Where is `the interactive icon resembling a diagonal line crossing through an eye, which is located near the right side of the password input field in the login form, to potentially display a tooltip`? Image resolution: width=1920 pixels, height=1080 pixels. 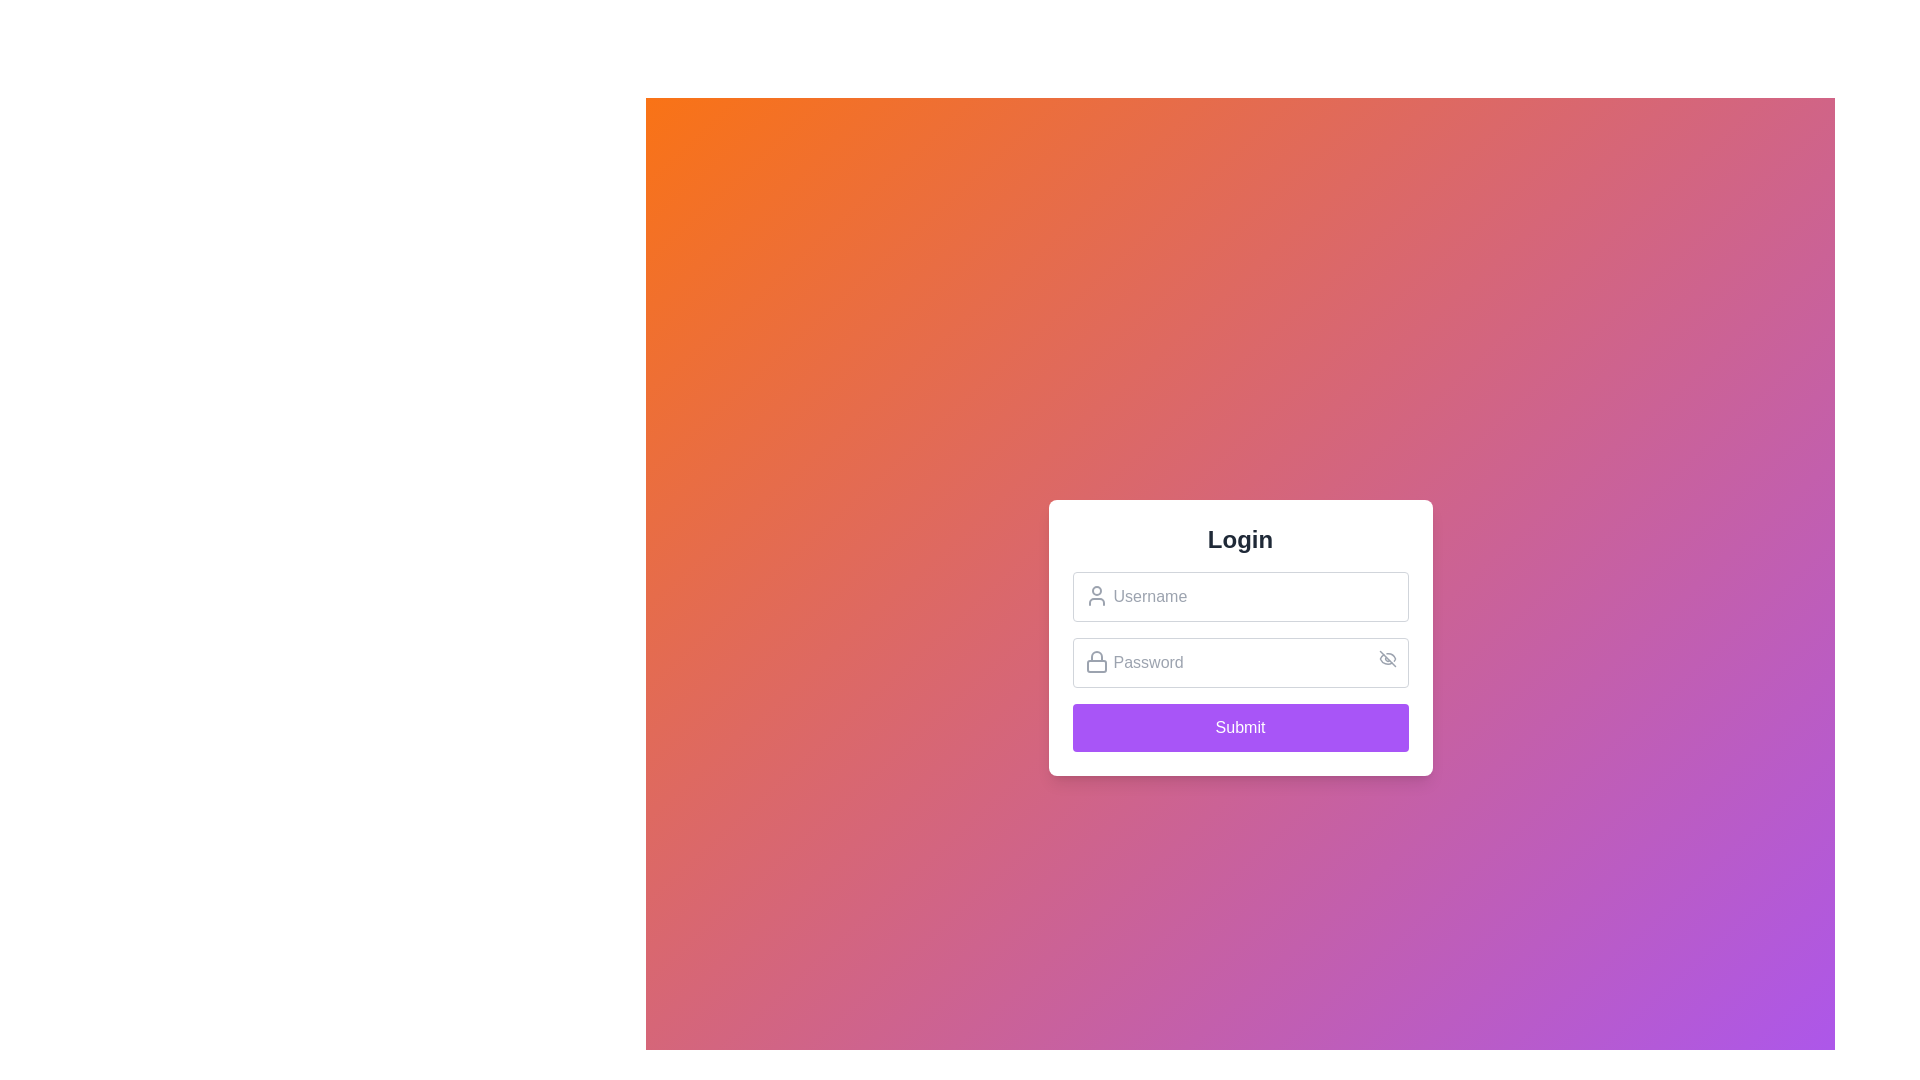
the interactive icon resembling a diagonal line crossing through an eye, which is located near the right side of the password input field in the login form, to potentially display a tooltip is located at coordinates (1386, 659).